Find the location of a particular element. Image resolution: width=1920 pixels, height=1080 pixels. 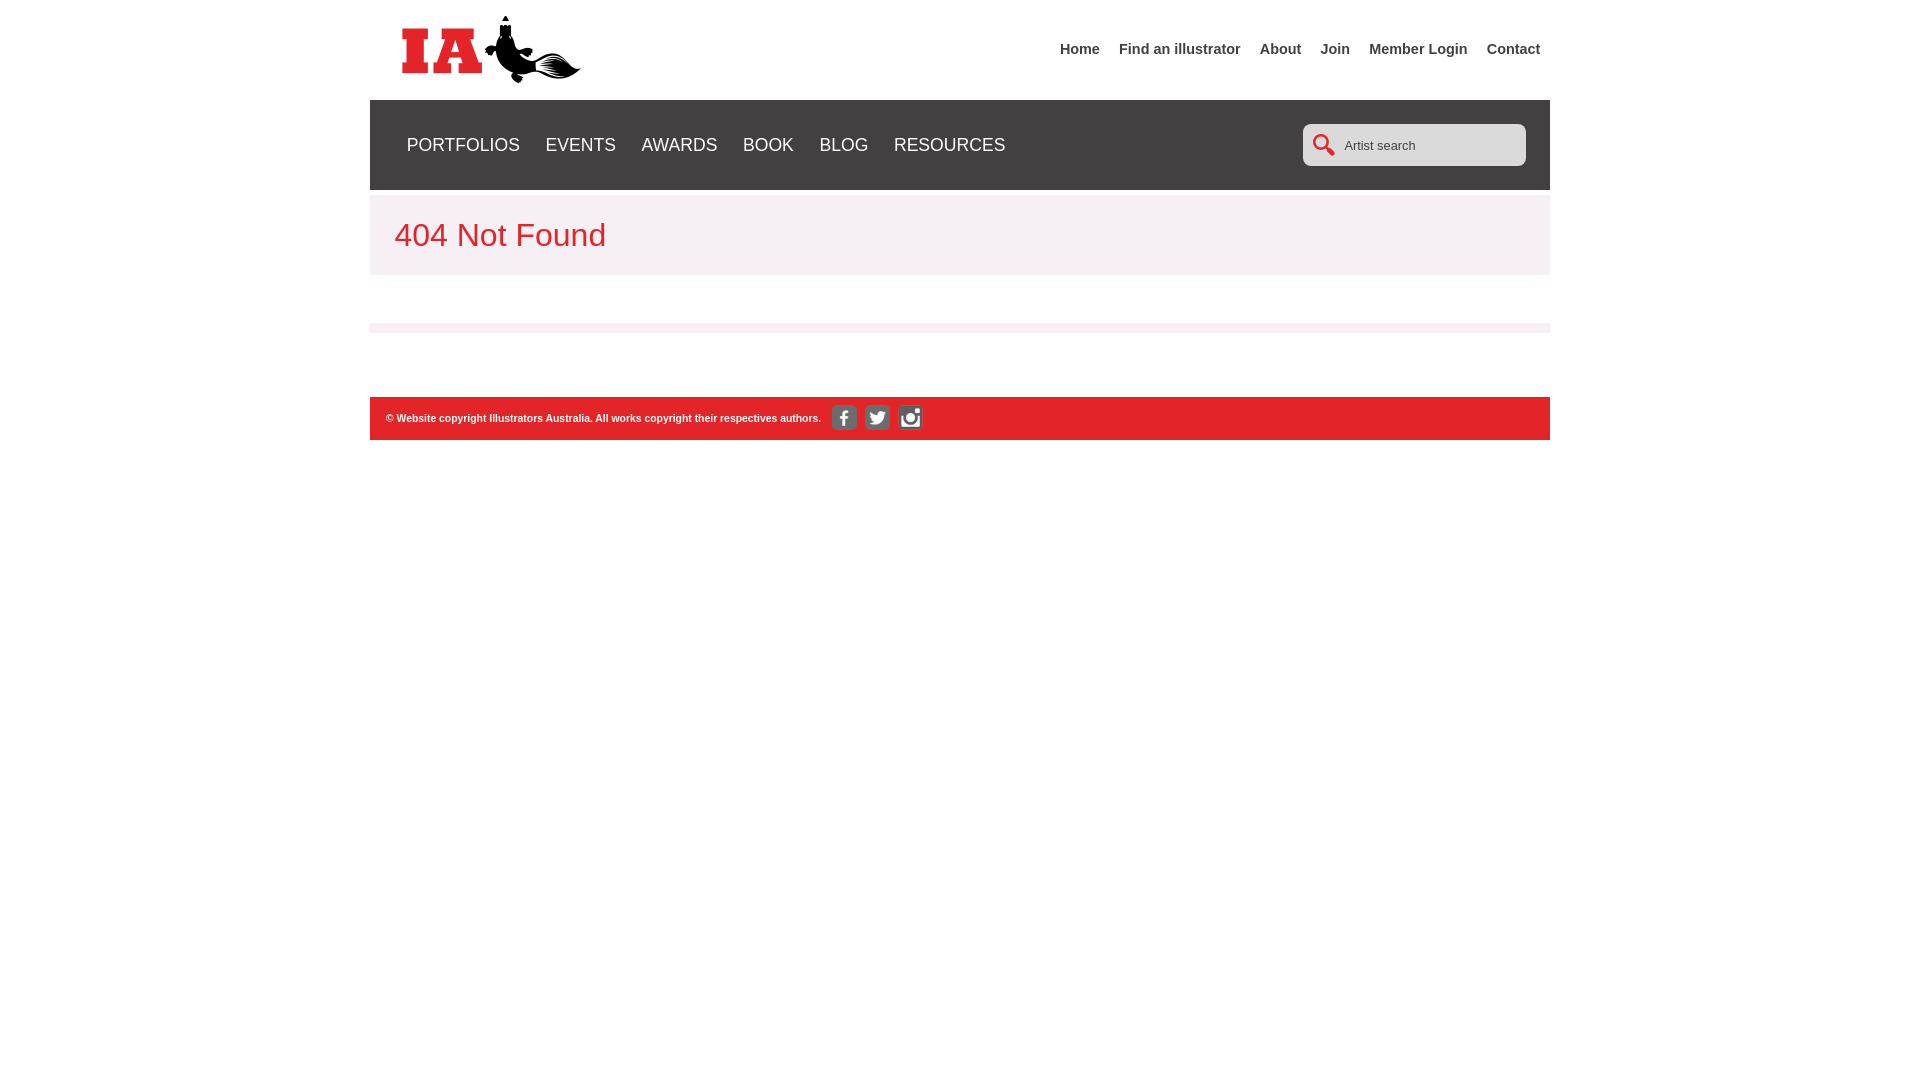

'Find an illustrator' is located at coordinates (1180, 48).